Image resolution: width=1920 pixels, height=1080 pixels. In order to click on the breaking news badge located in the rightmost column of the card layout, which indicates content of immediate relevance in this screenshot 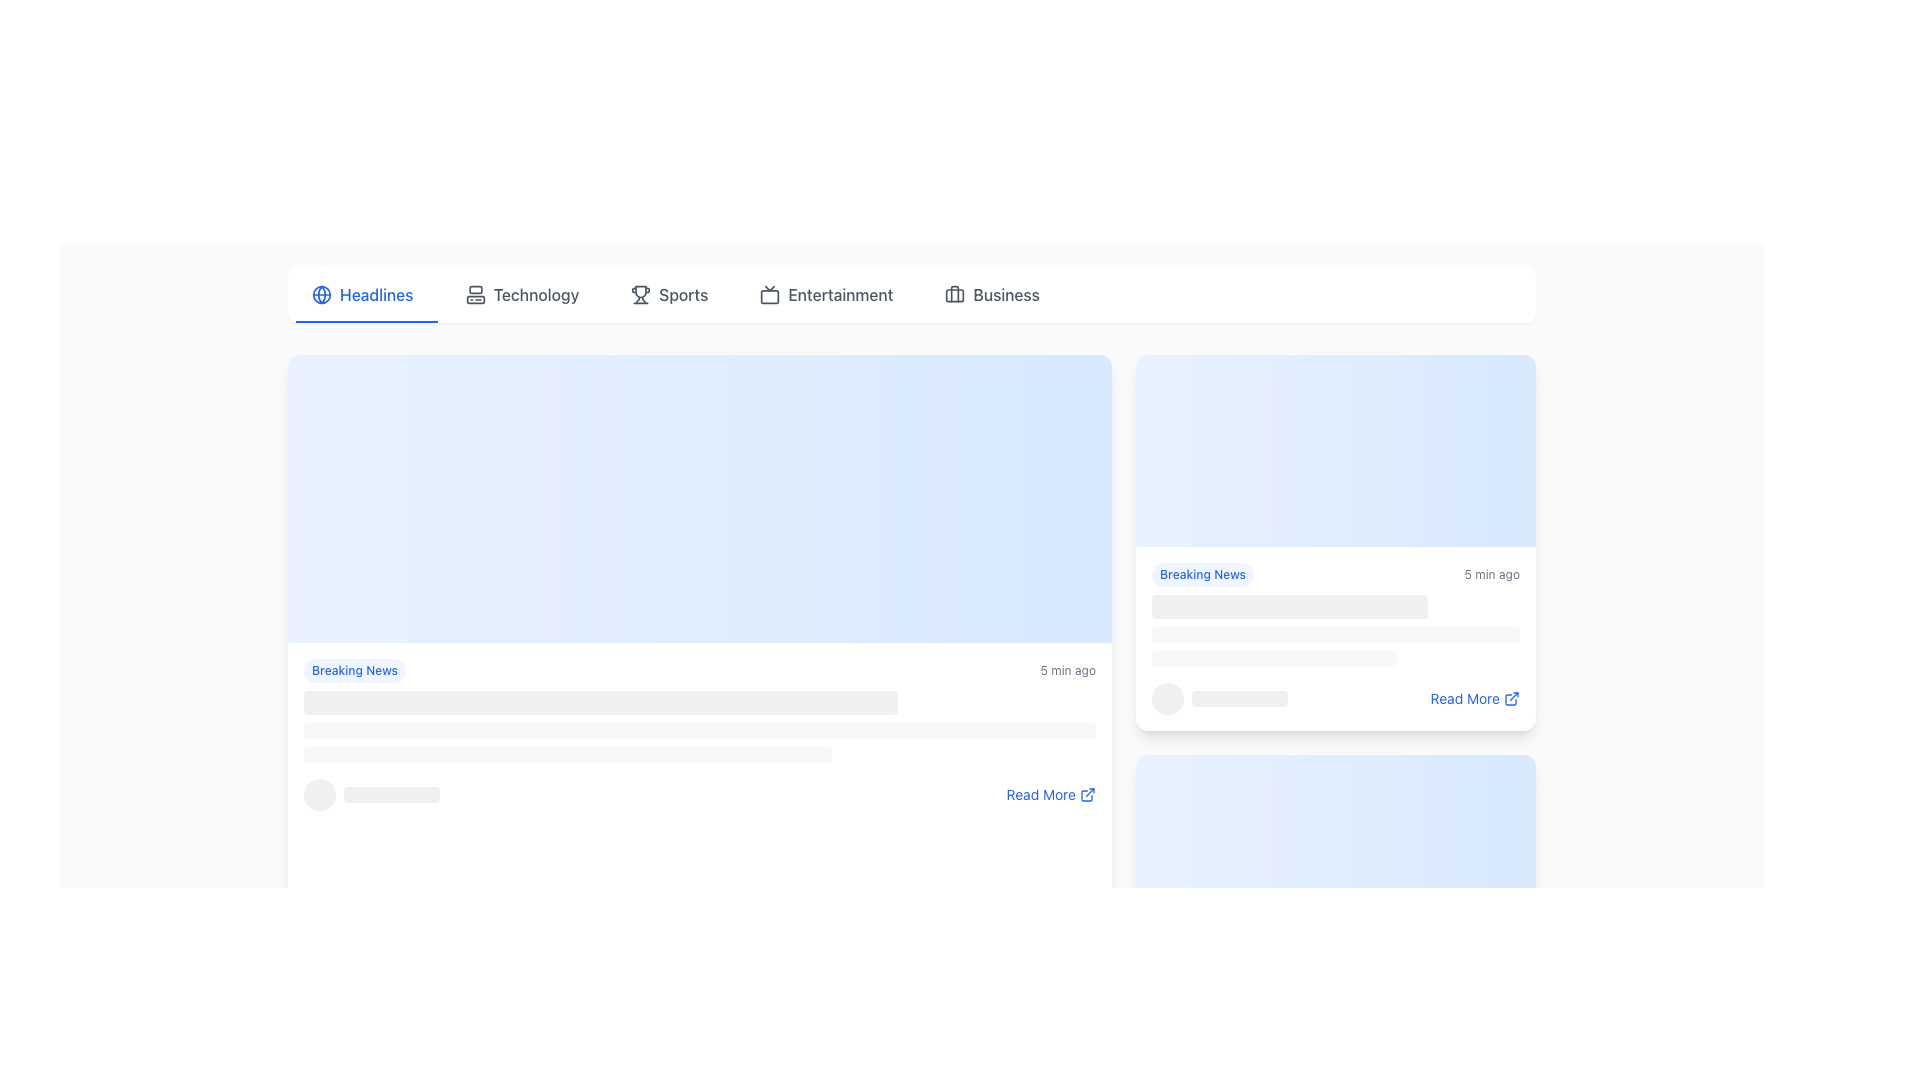, I will do `click(1202, 574)`.